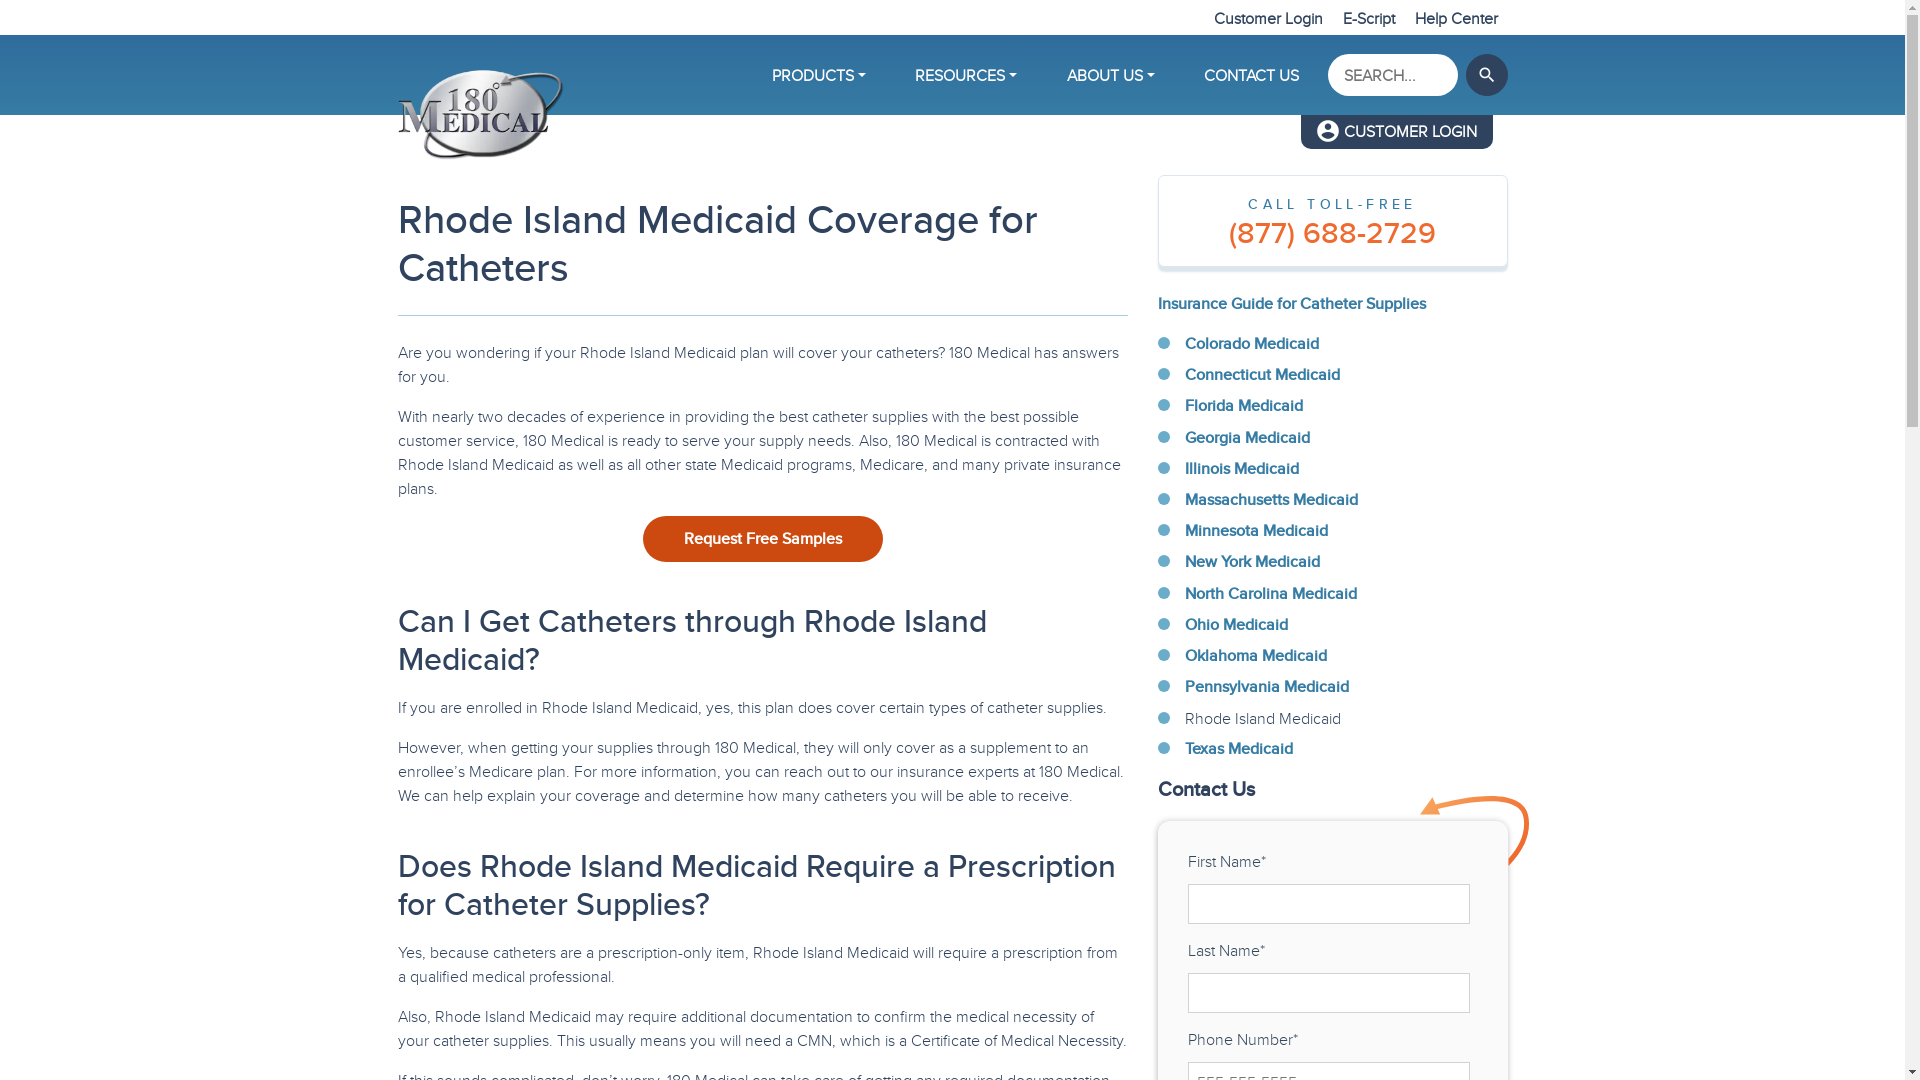 This screenshot has width=1920, height=1080. What do you see at coordinates (1242, 405) in the screenshot?
I see `'Florida Medicaid'` at bounding box center [1242, 405].